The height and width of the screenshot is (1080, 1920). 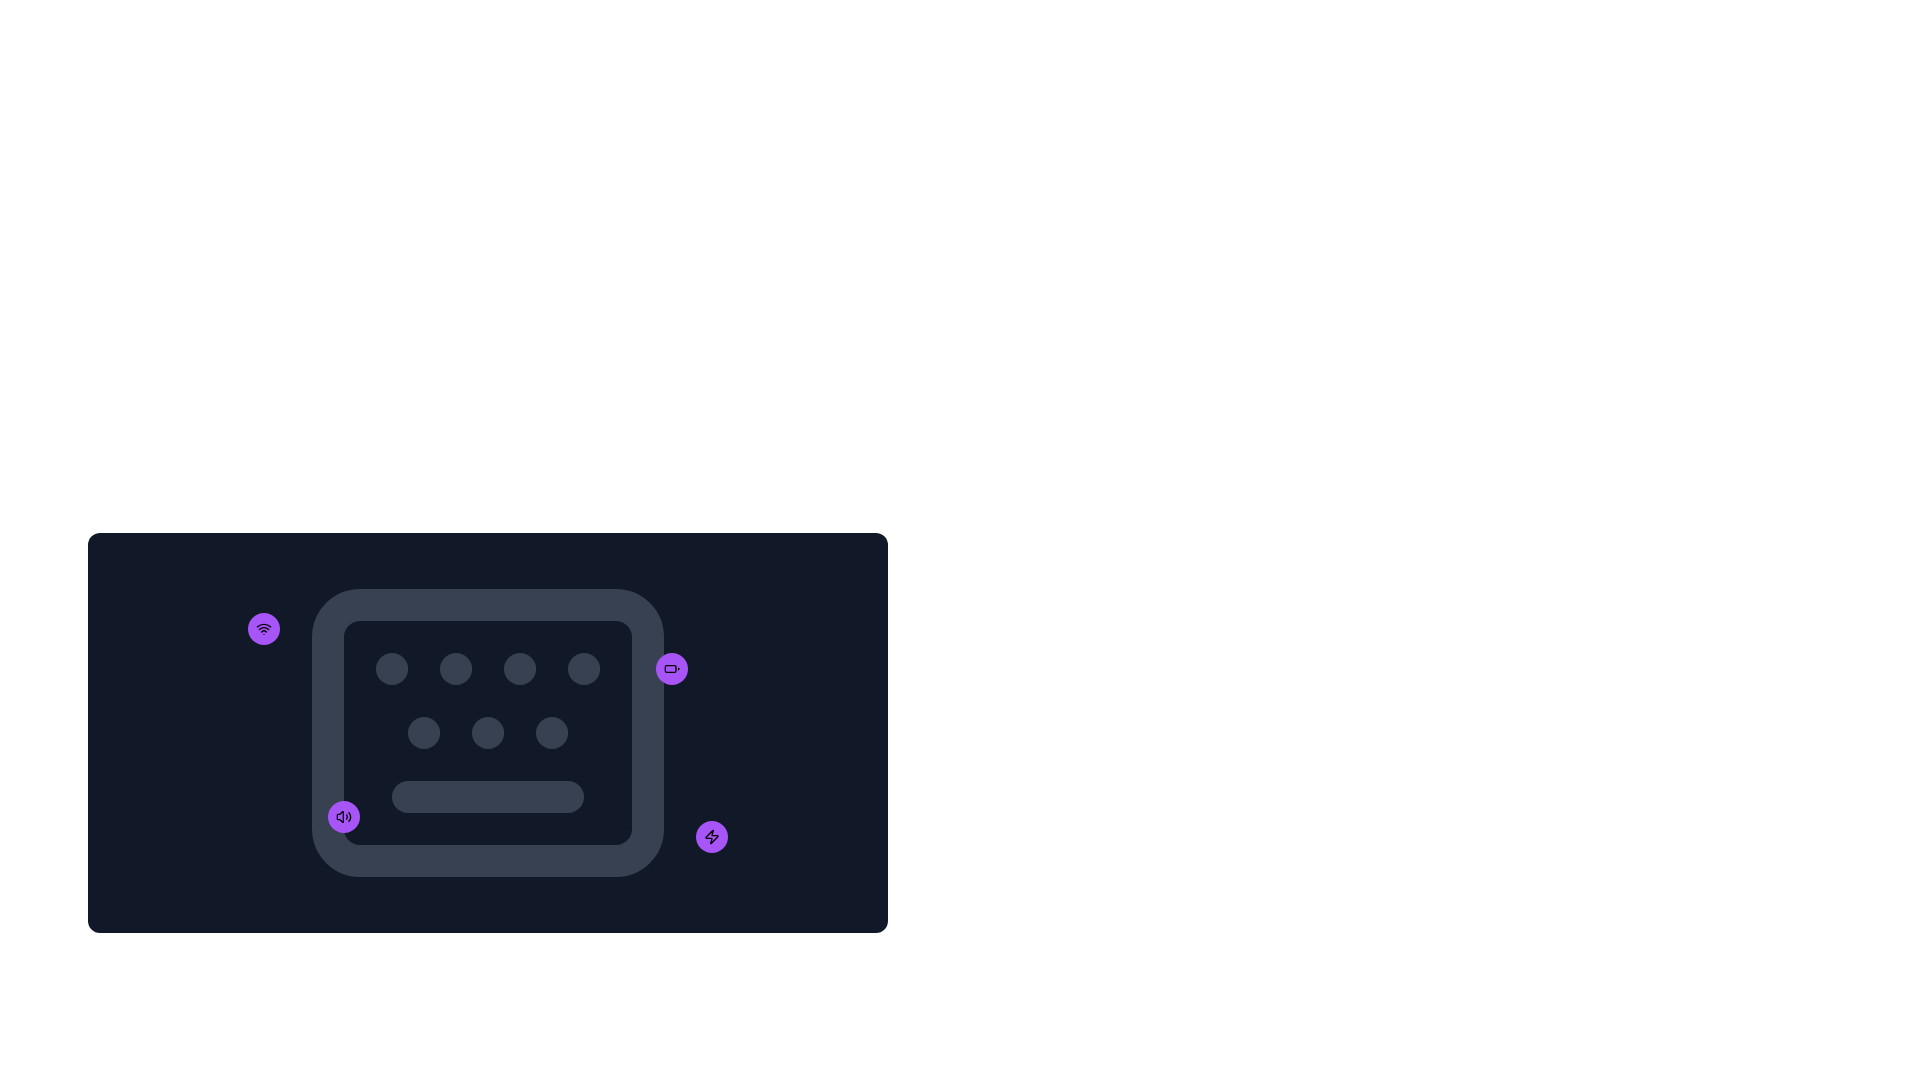 What do you see at coordinates (711, 837) in the screenshot?
I see `the energy activation button located at the bottom-right corner, indicated by a lightning bolt icon` at bounding box center [711, 837].